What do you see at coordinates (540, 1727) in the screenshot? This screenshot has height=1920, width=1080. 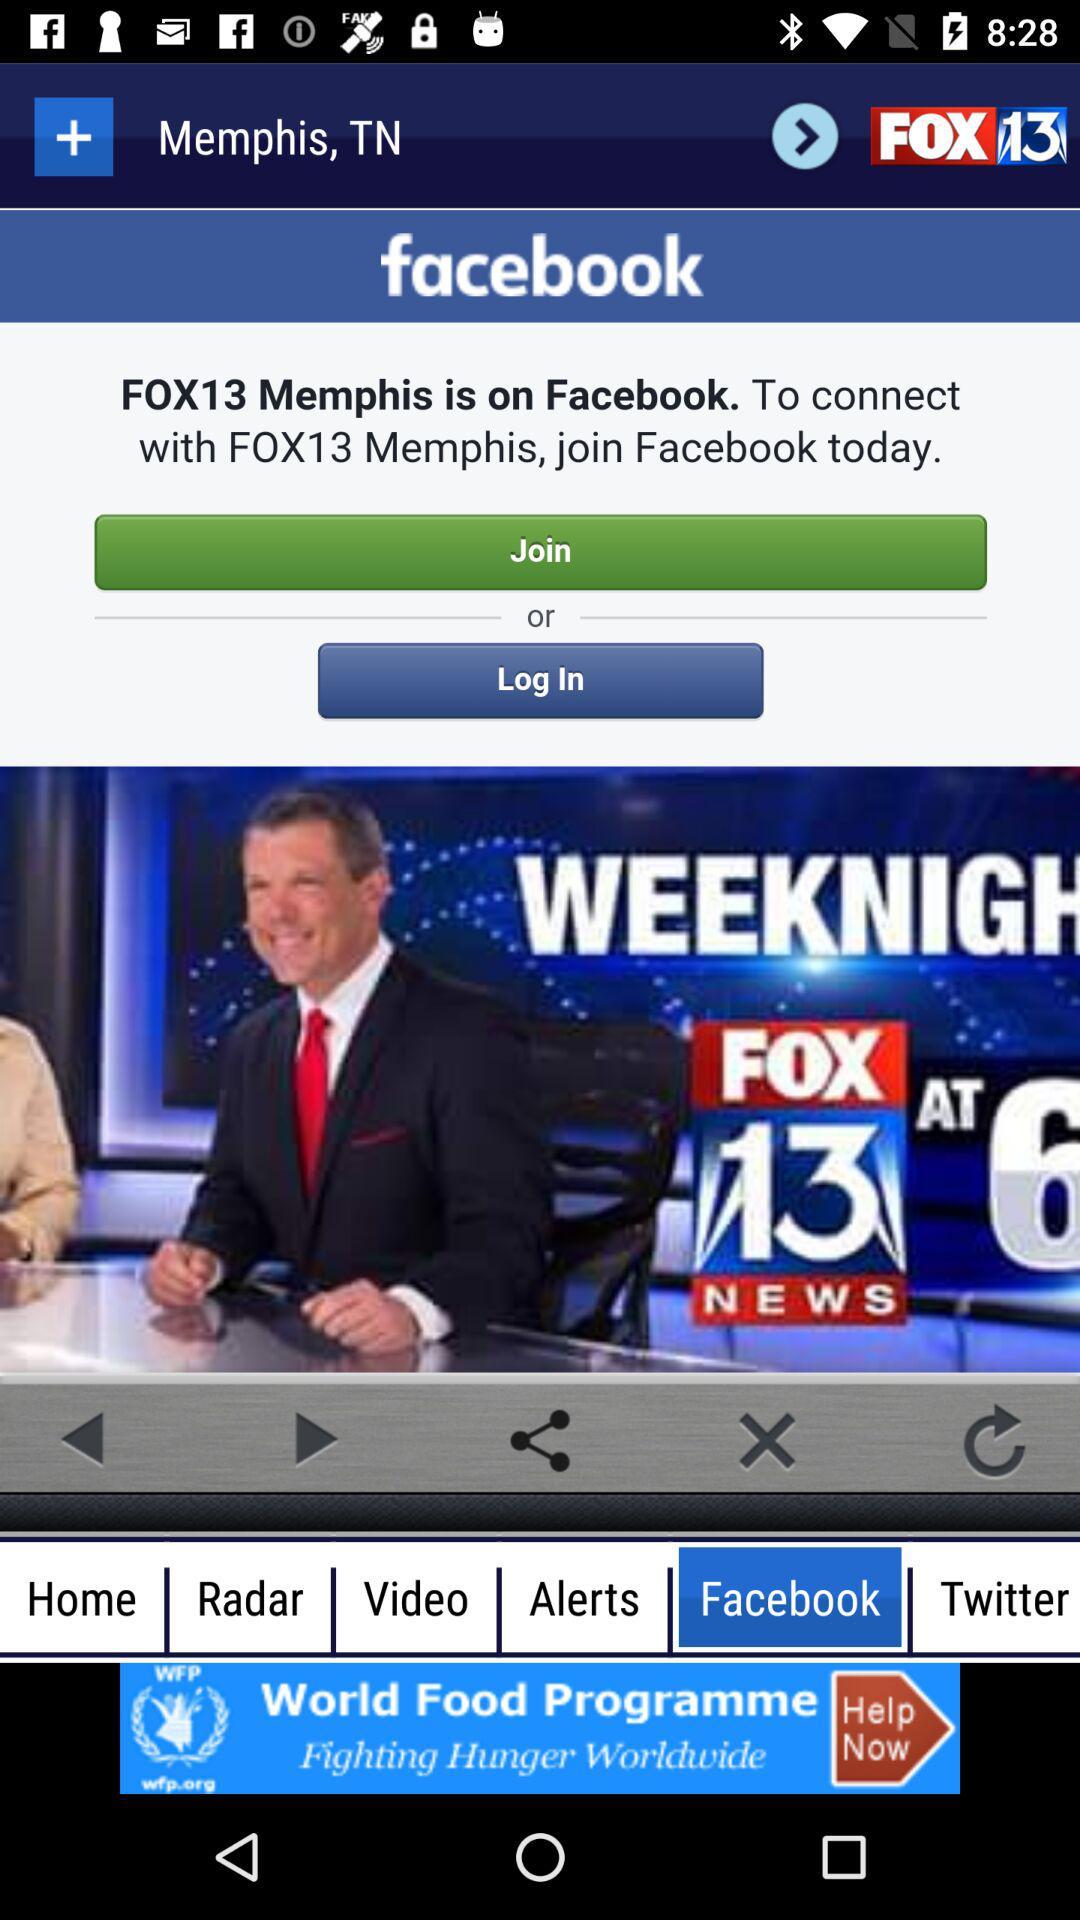 I see `advertisements` at bounding box center [540, 1727].